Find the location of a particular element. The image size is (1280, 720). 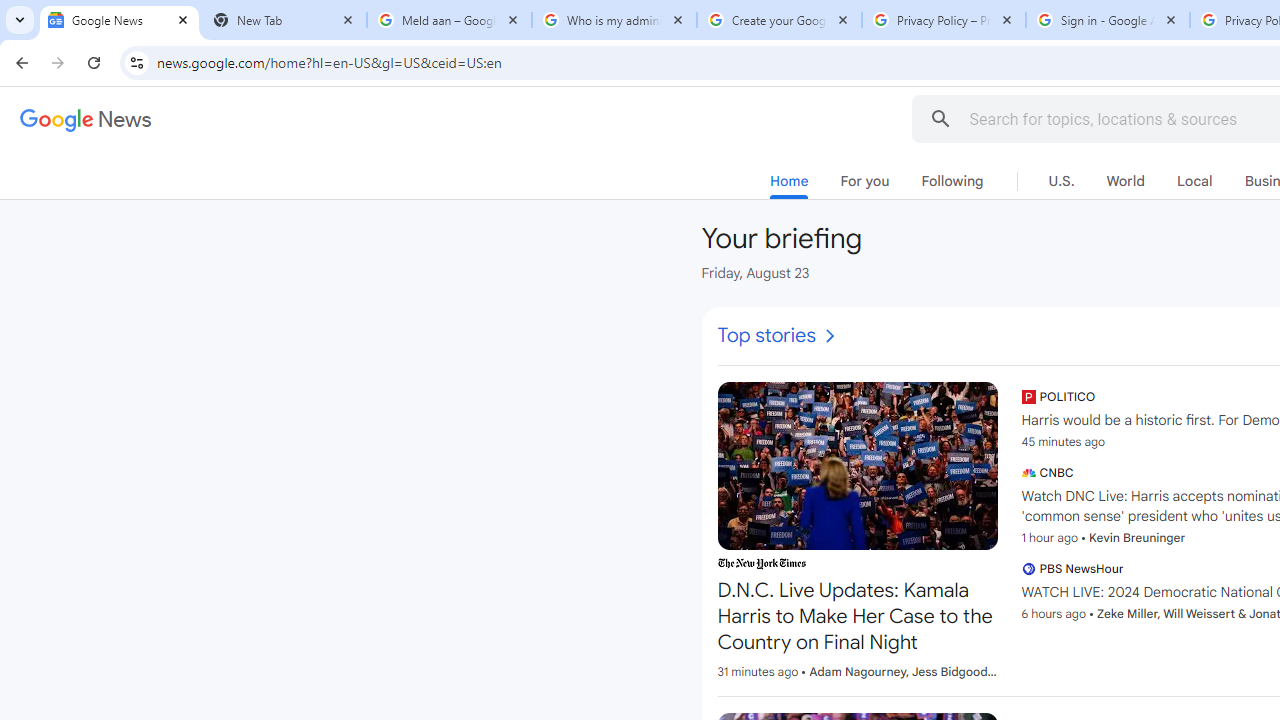

'Following' is located at coordinates (951, 181).